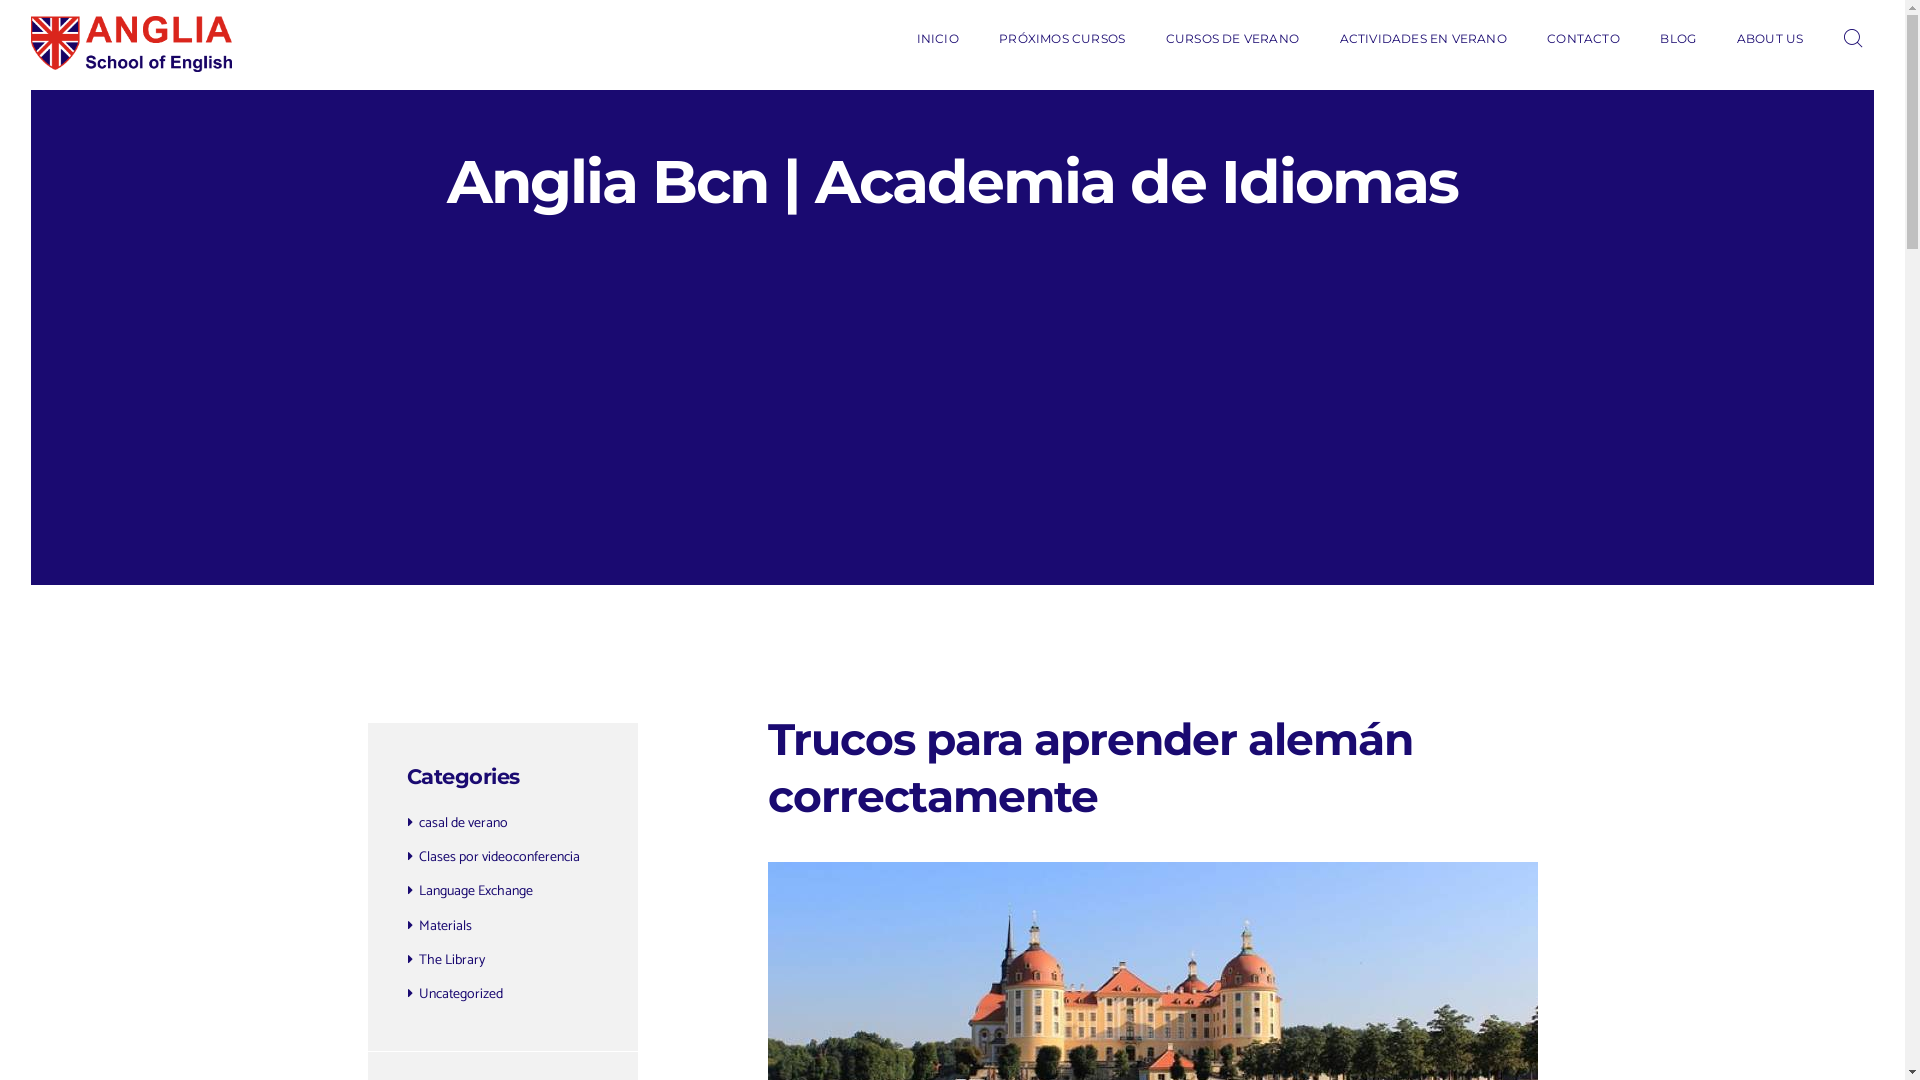 This screenshot has height=1080, width=1920. Describe the element at coordinates (459, 994) in the screenshot. I see `'Uncategorized'` at that location.